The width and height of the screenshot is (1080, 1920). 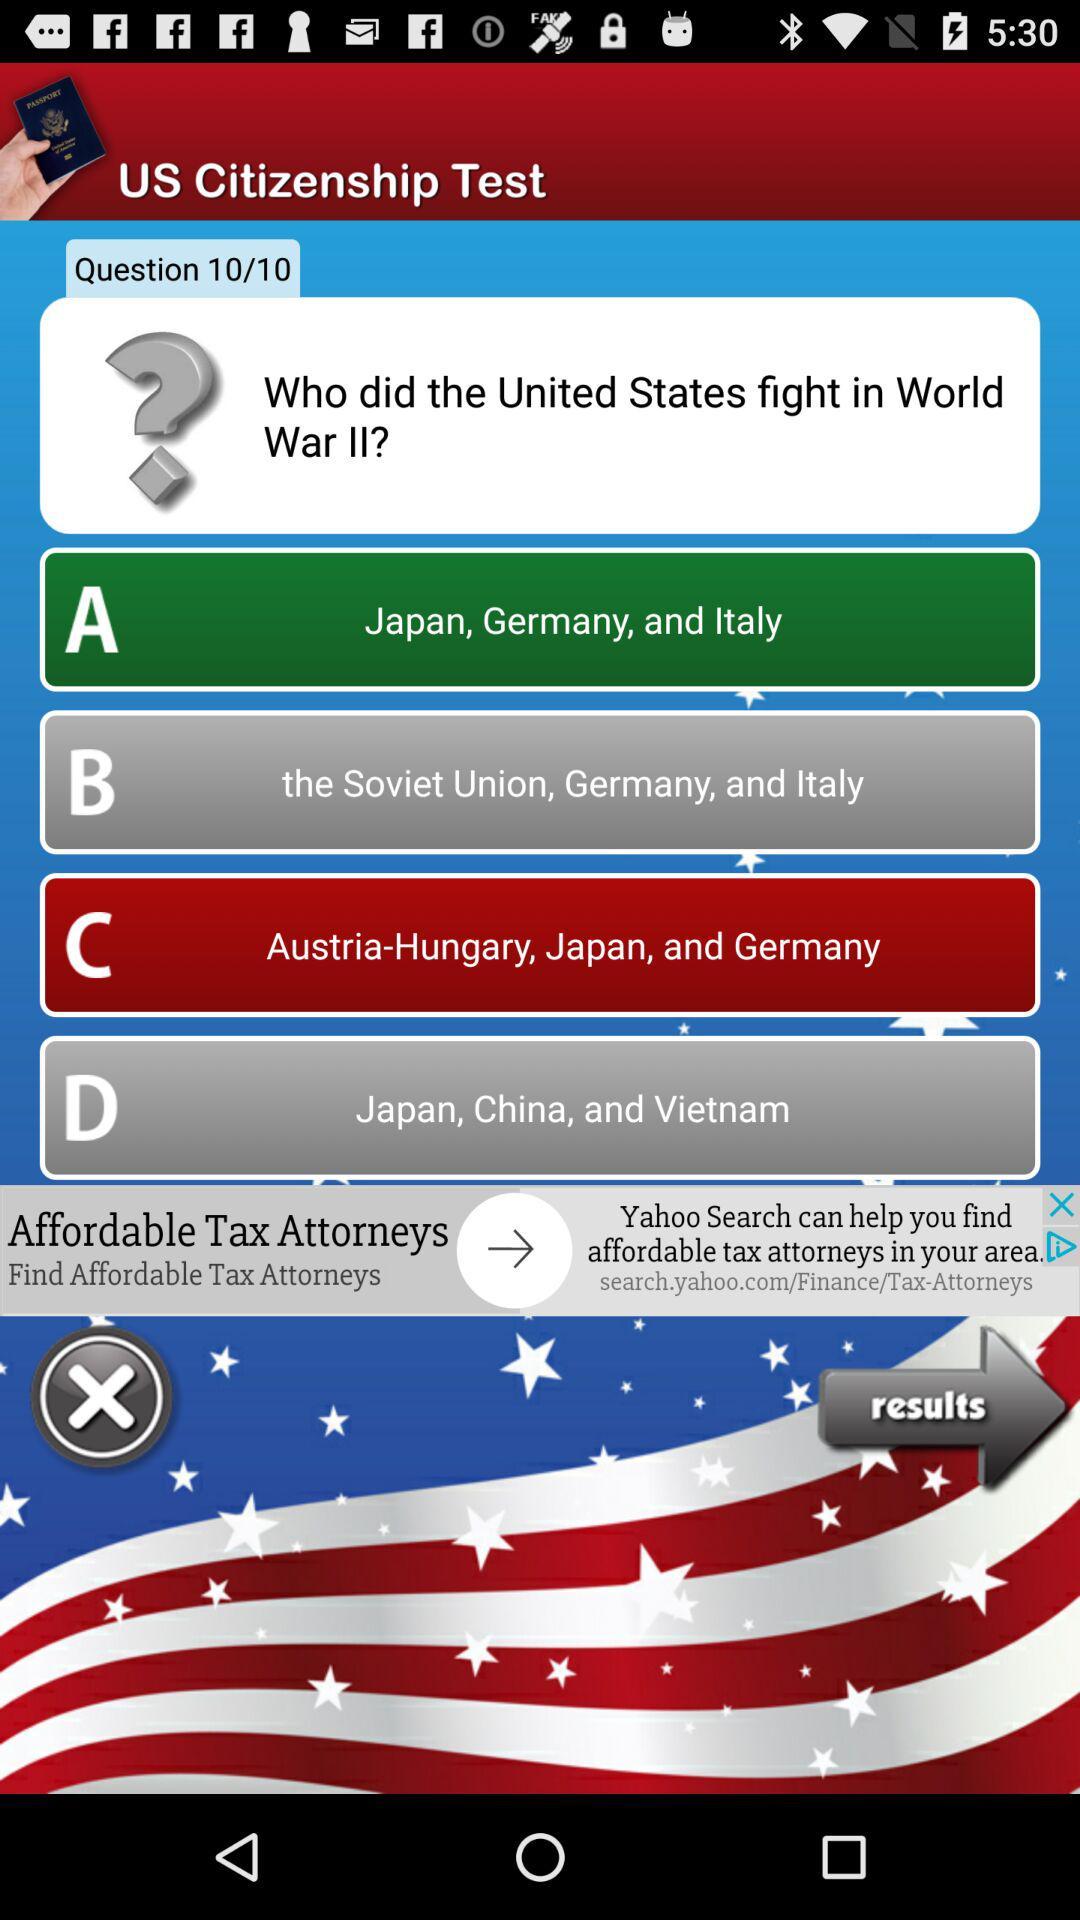 I want to click on result button, so click(x=947, y=1409).